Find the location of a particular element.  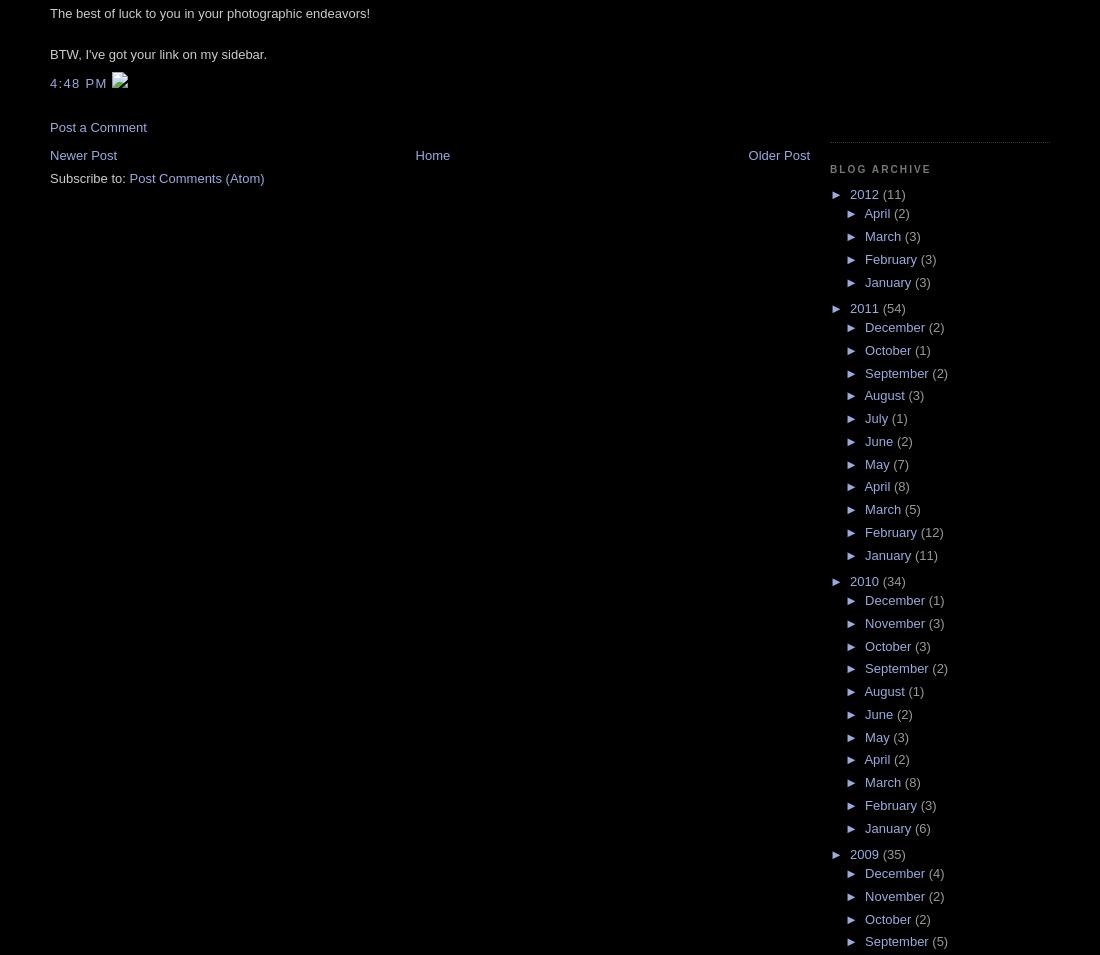

'Newer Post' is located at coordinates (83, 153).